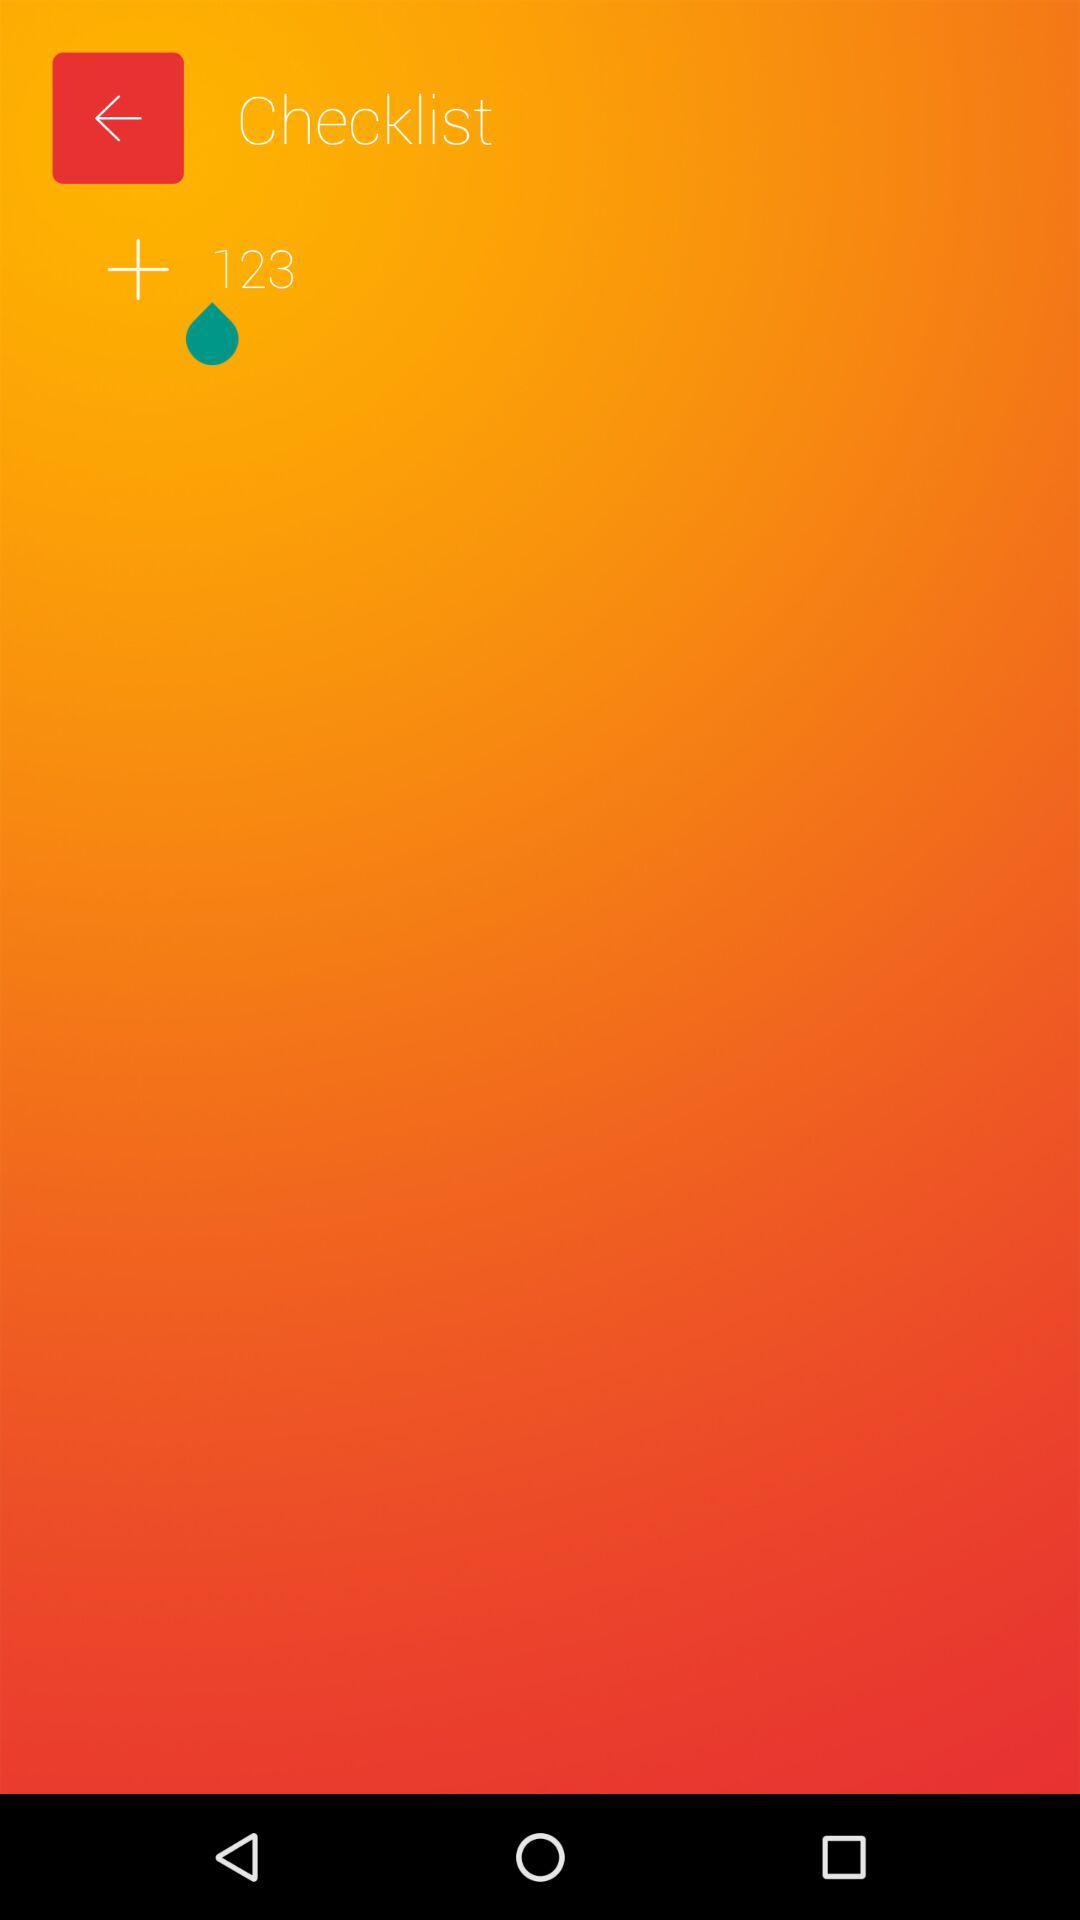  Describe the element at coordinates (118, 117) in the screenshot. I see `the arrow_backward icon` at that location.